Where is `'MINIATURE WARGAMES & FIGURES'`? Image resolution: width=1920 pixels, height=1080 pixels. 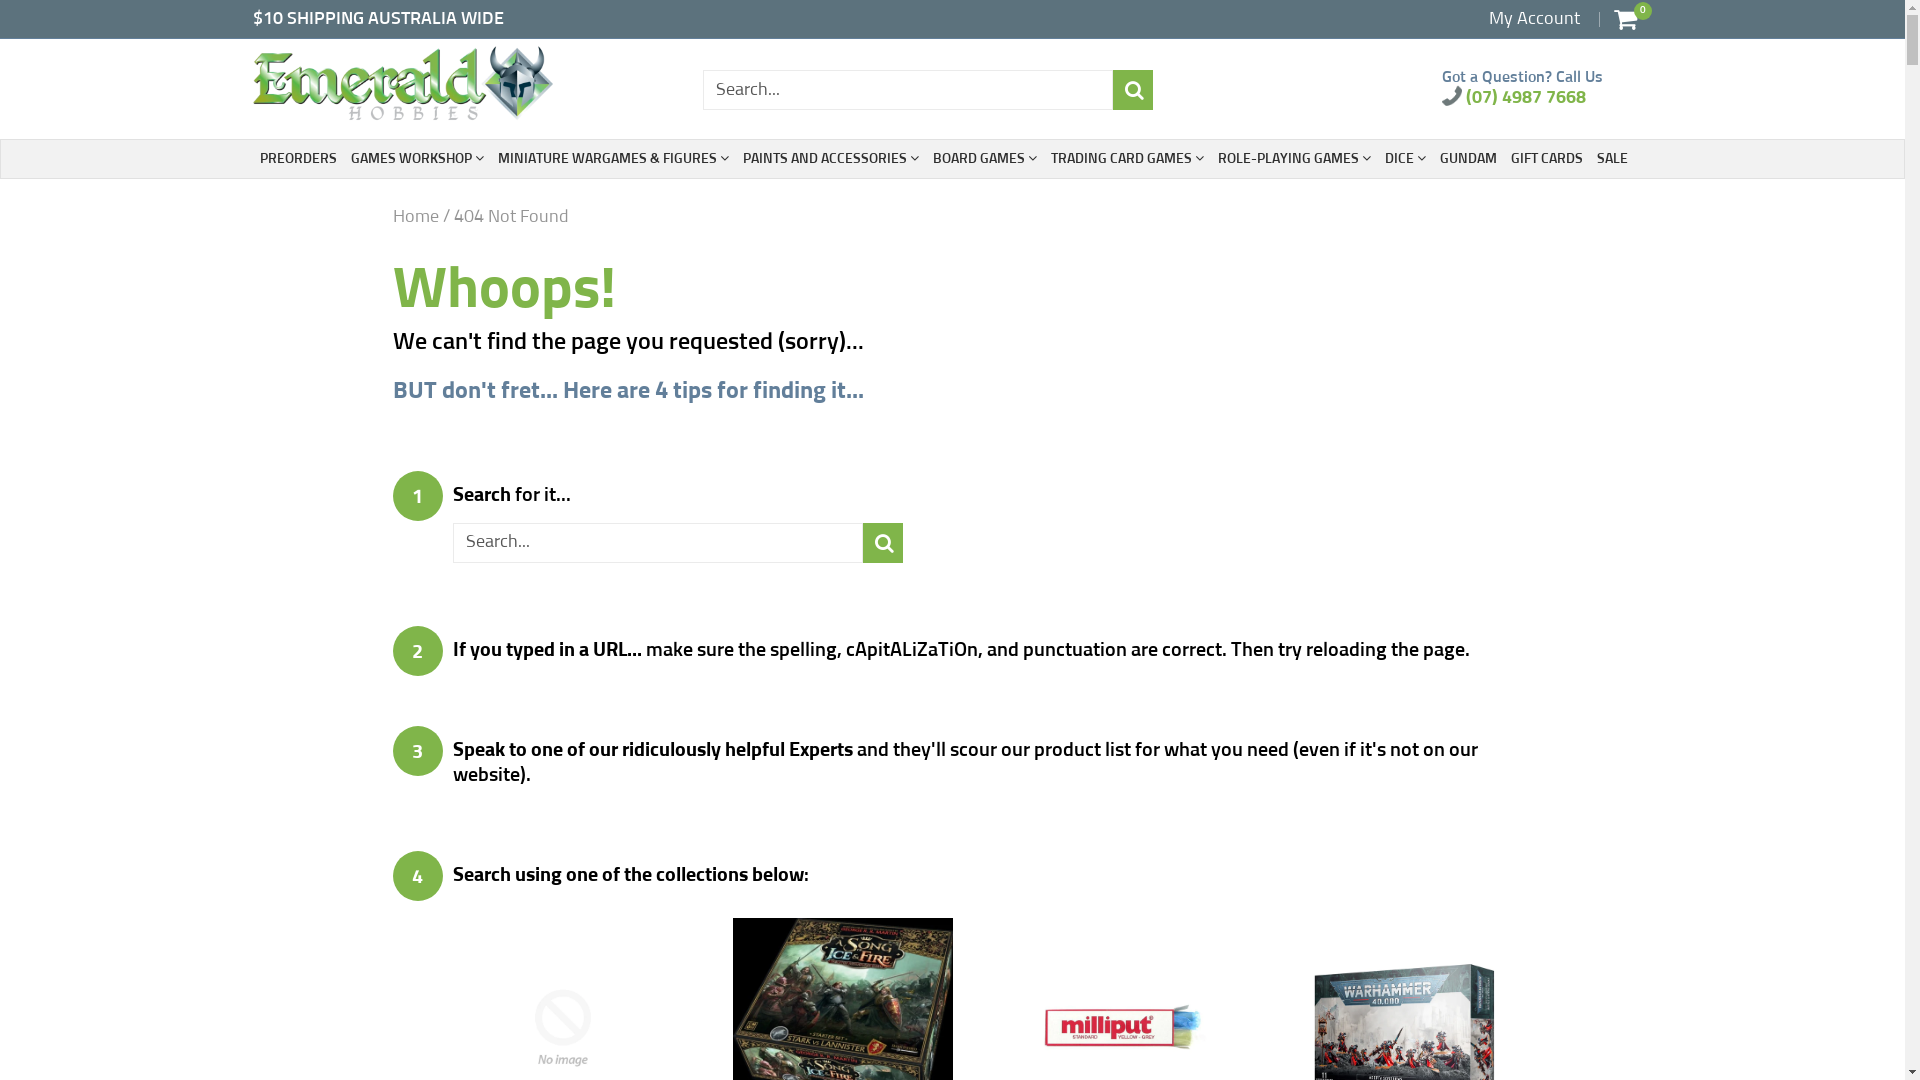
'MINIATURE WARGAMES & FIGURES' is located at coordinates (612, 157).